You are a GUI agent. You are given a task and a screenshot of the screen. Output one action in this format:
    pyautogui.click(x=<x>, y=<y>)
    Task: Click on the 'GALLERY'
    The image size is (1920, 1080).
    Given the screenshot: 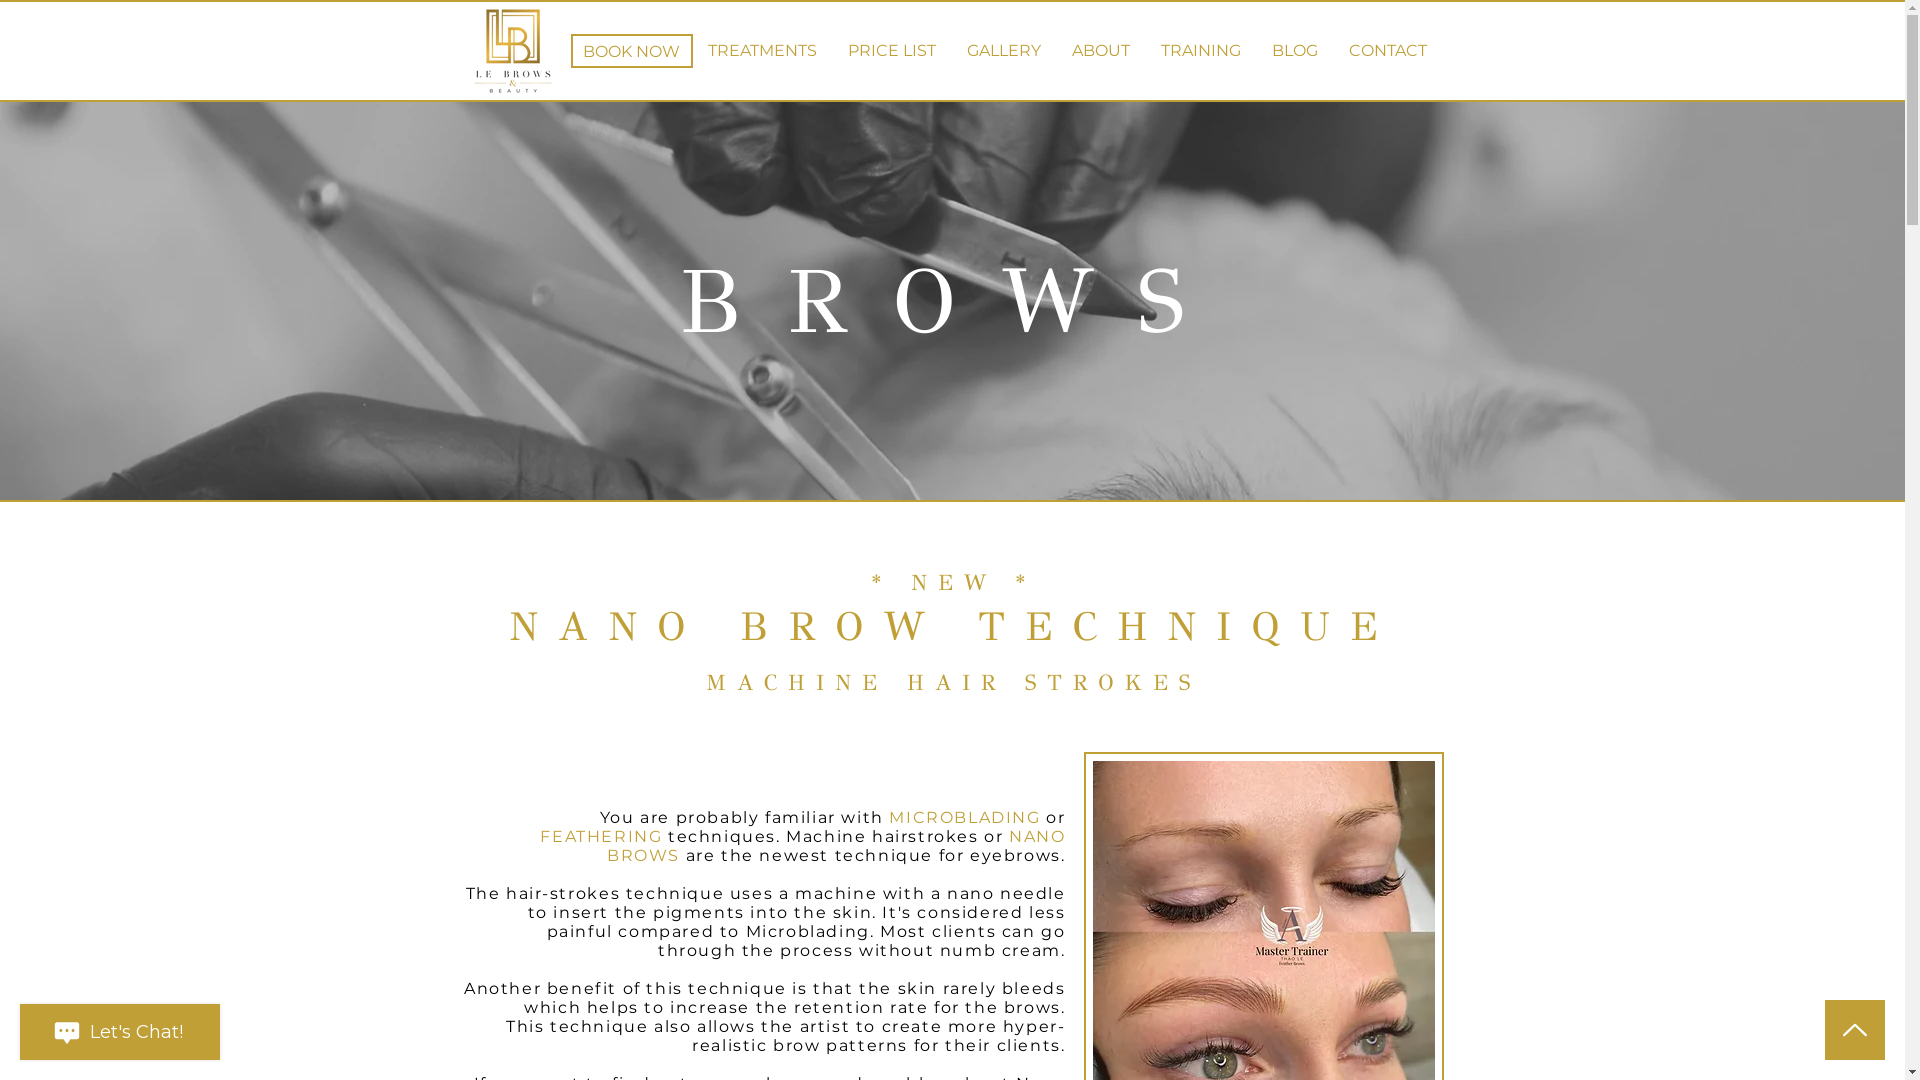 What is the action you would take?
    pyautogui.click(x=1004, y=49)
    